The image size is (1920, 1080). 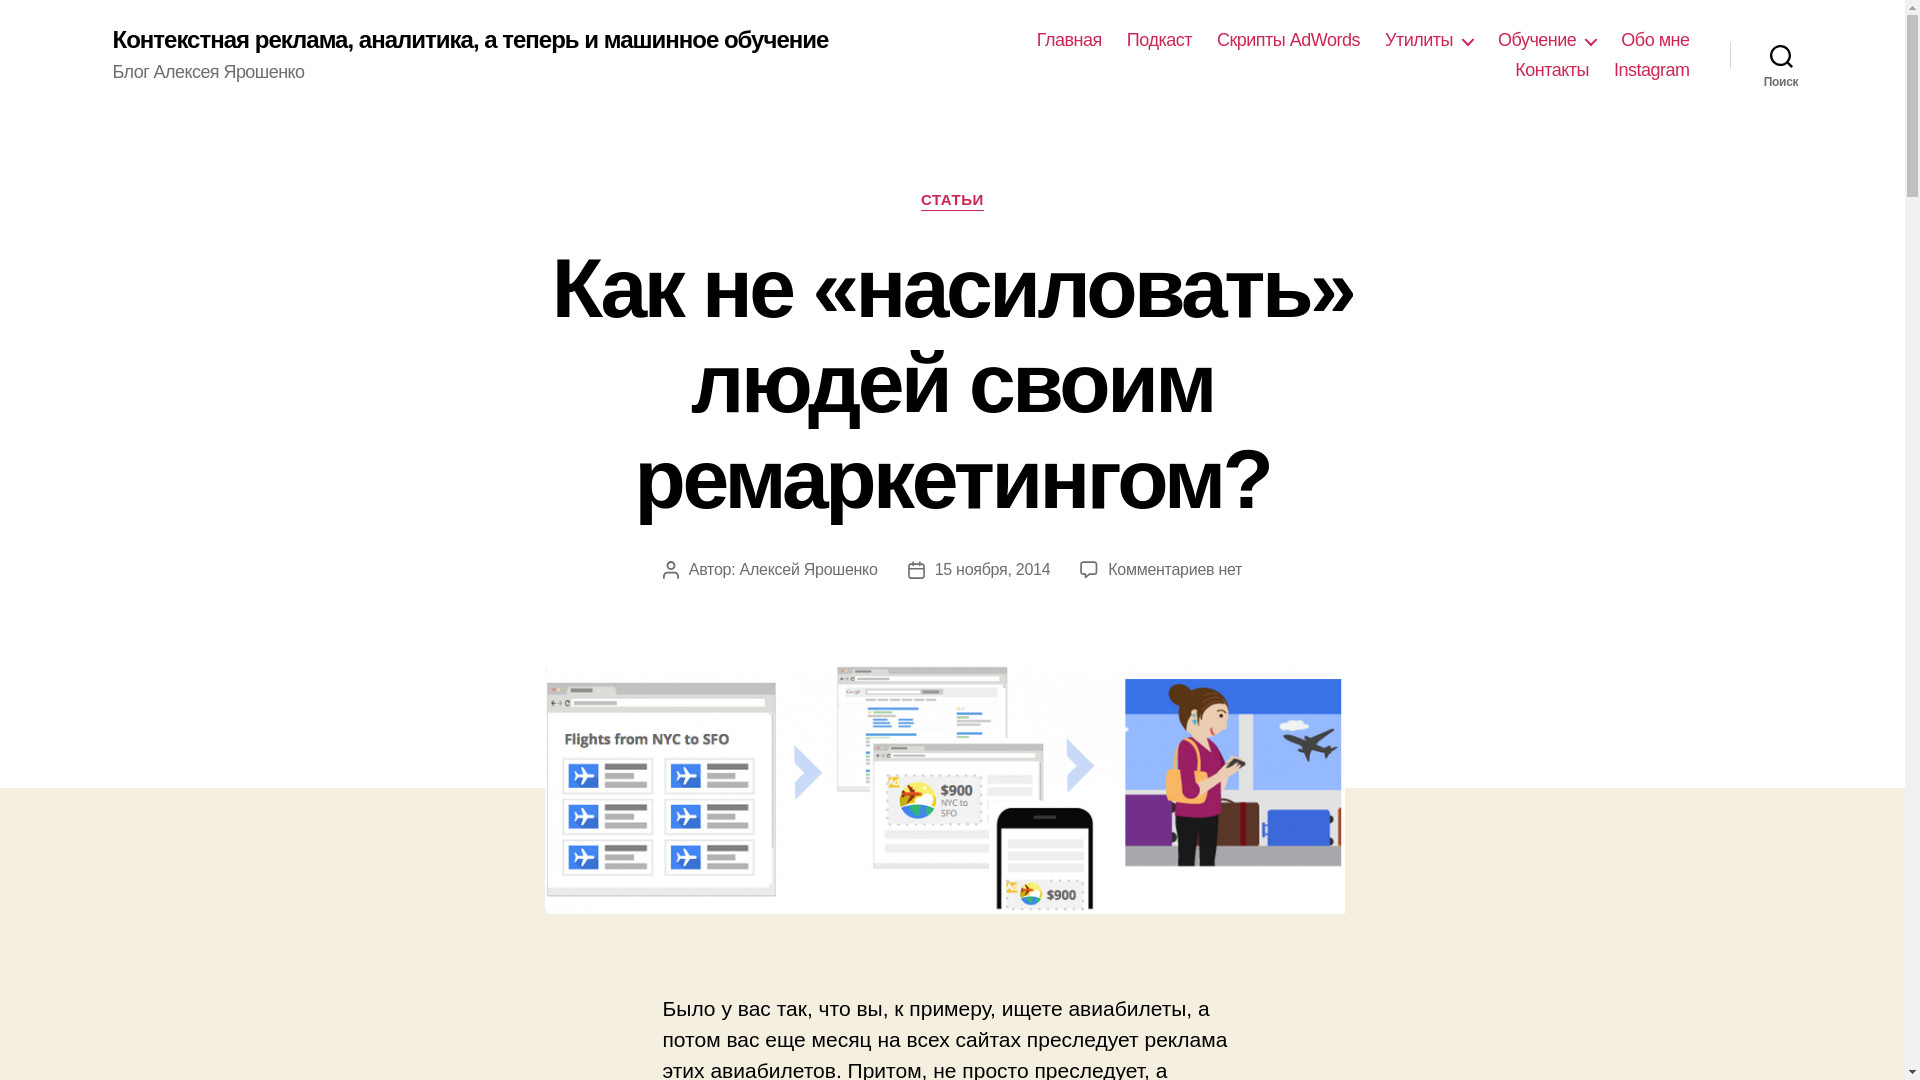 I want to click on 'Instagram', so click(x=1651, y=69).